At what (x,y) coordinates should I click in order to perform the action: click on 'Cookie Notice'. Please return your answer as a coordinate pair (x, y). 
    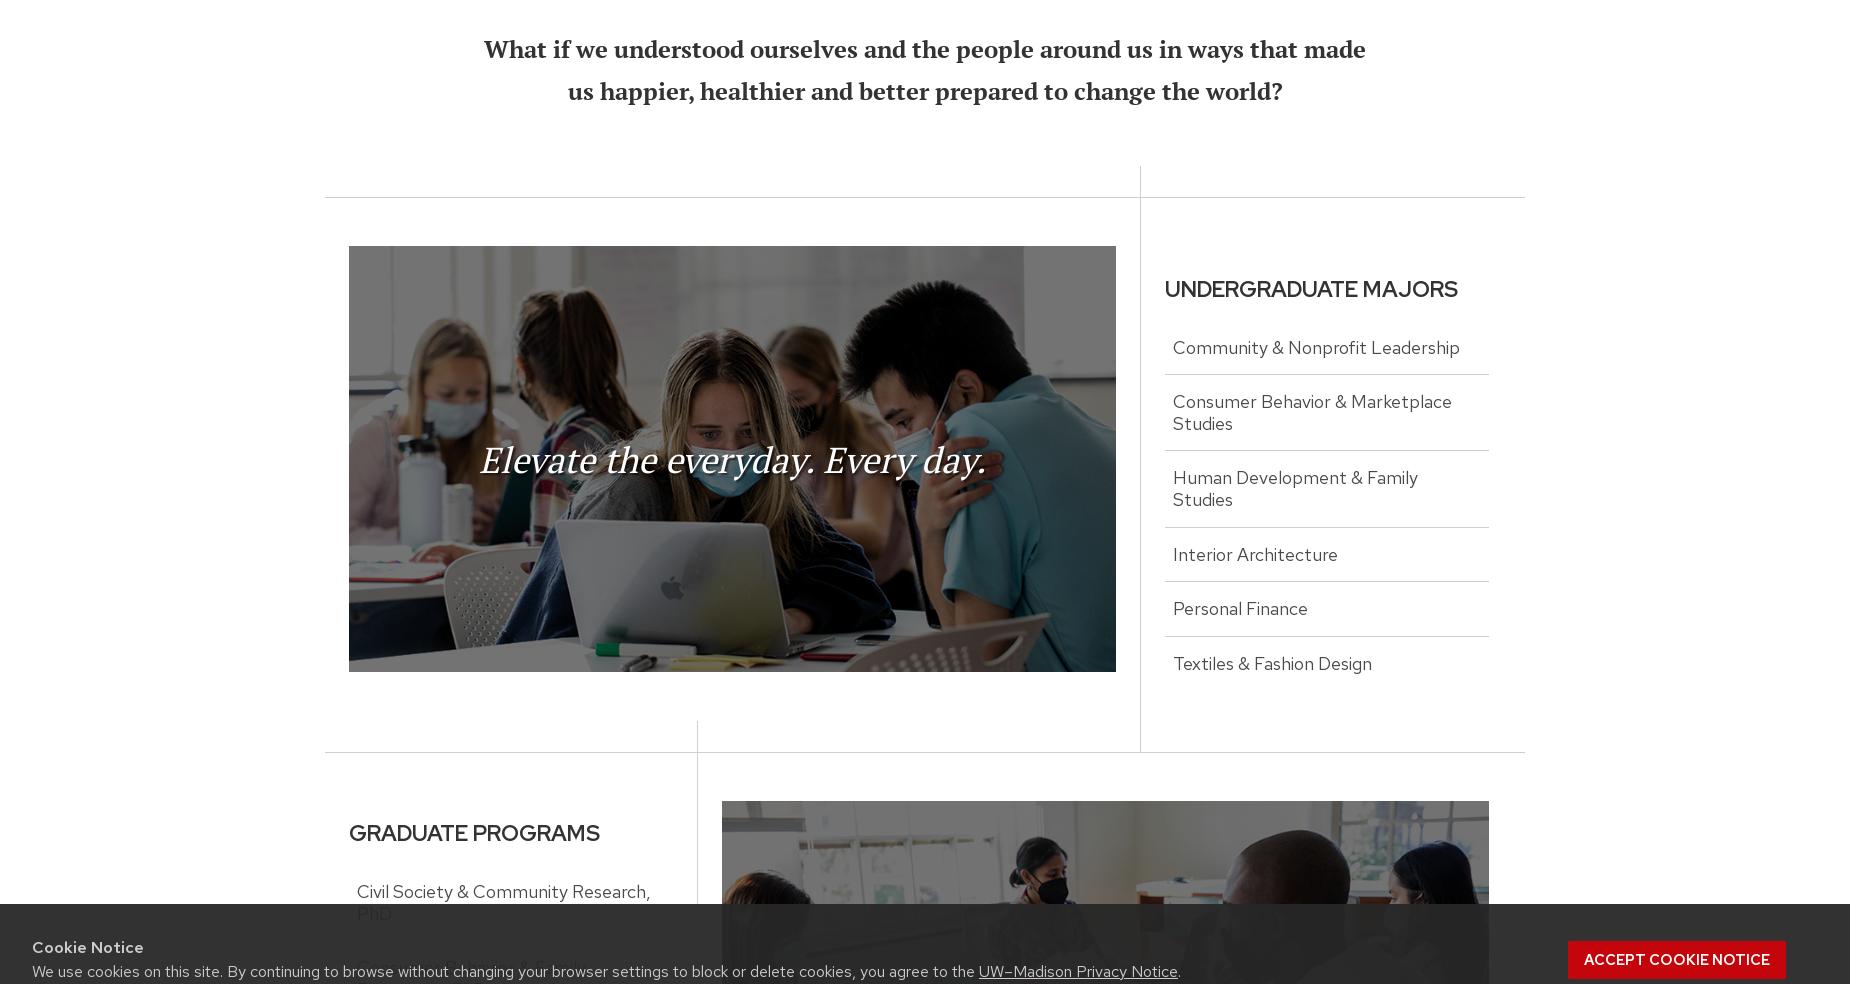
    Looking at the image, I should click on (87, 947).